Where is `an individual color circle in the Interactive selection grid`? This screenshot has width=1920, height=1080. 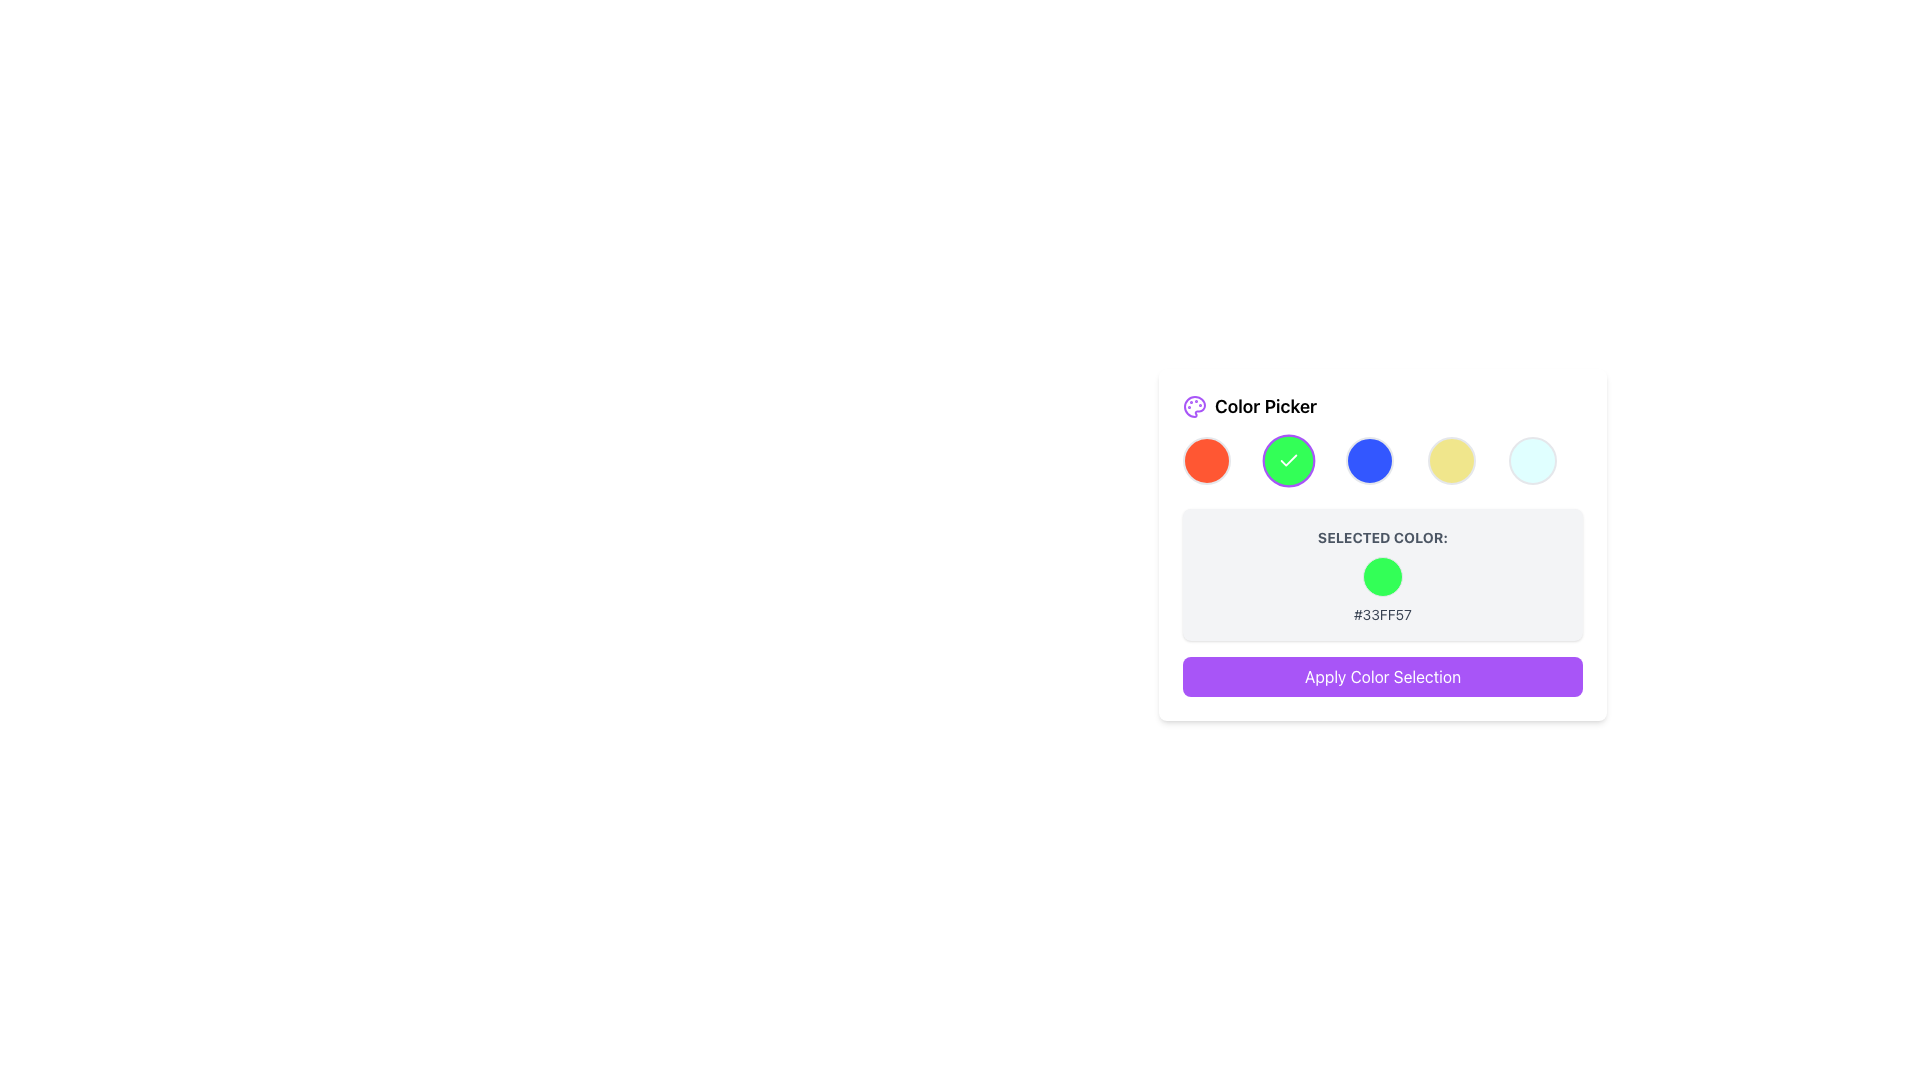
an individual color circle in the Interactive selection grid is located at coordinates (1381, 461).